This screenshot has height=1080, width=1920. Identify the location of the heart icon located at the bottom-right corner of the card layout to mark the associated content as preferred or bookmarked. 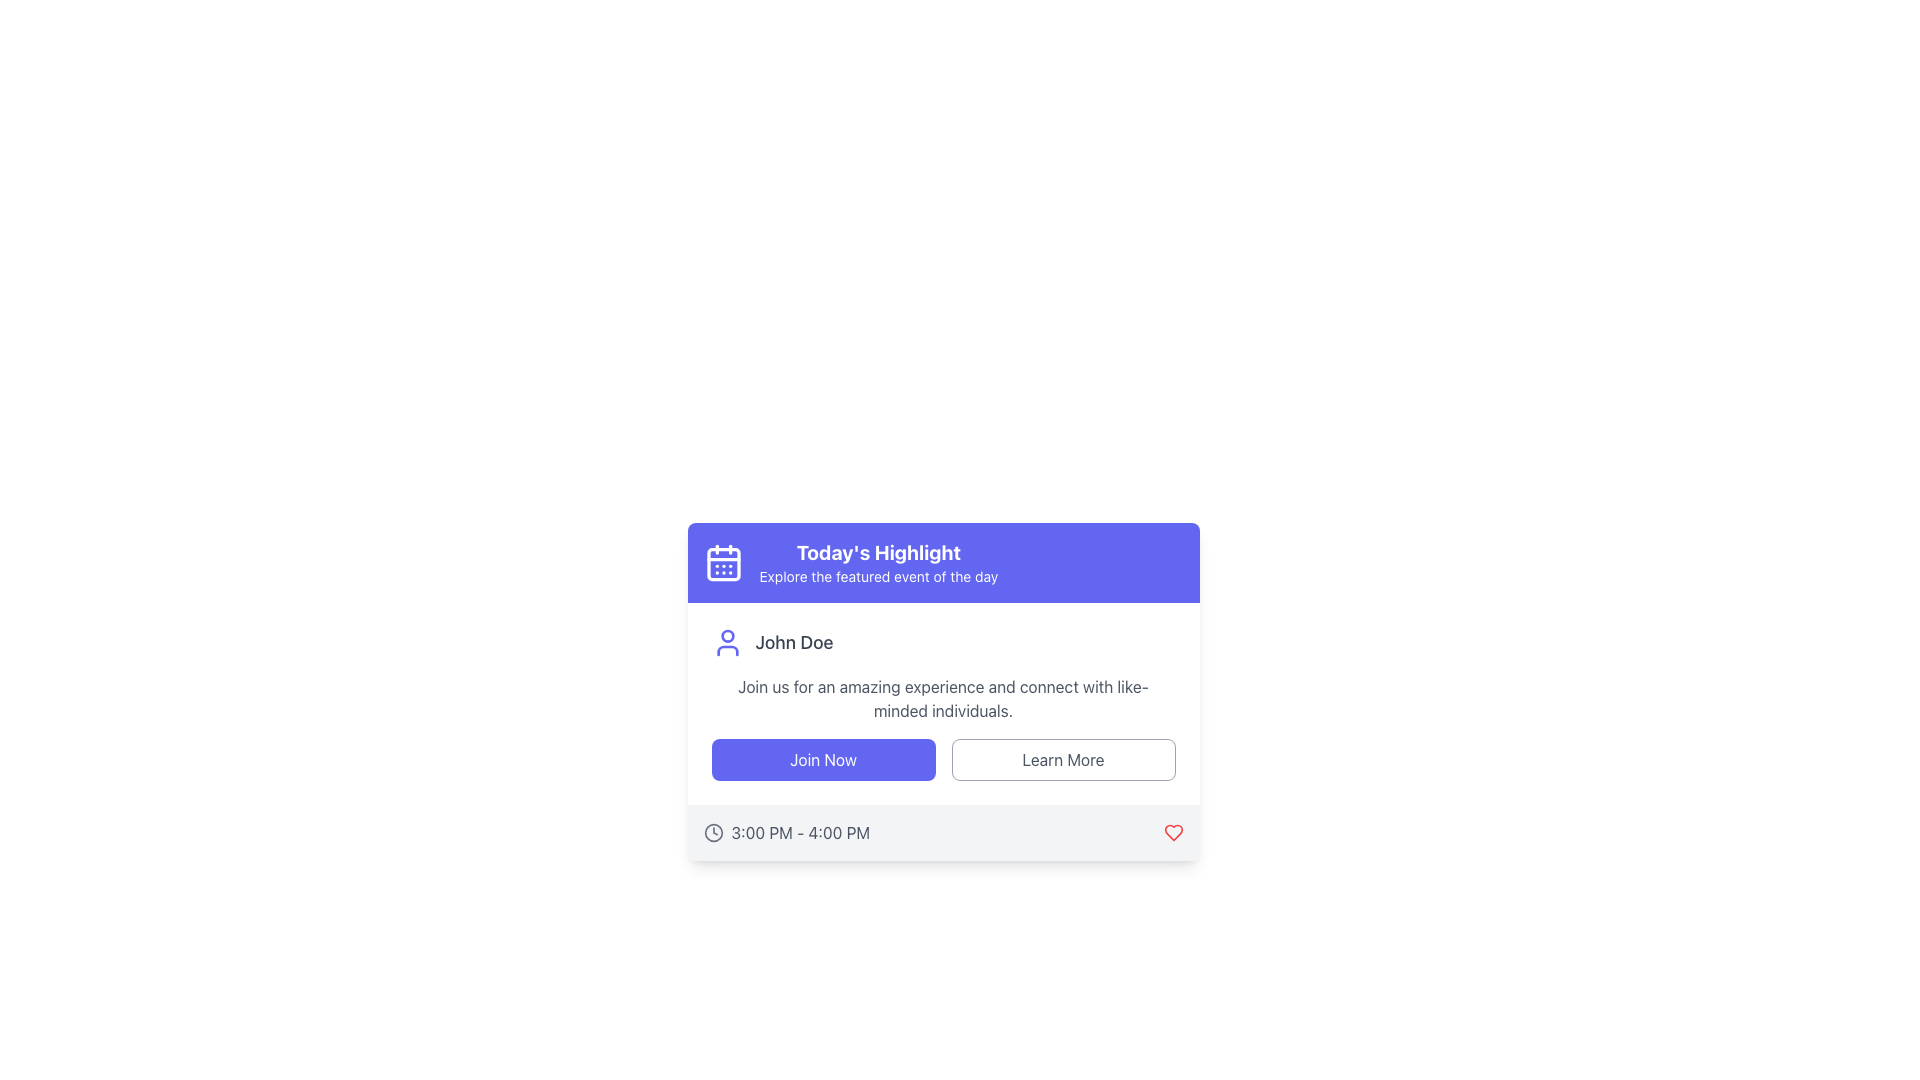
(1173, 833).